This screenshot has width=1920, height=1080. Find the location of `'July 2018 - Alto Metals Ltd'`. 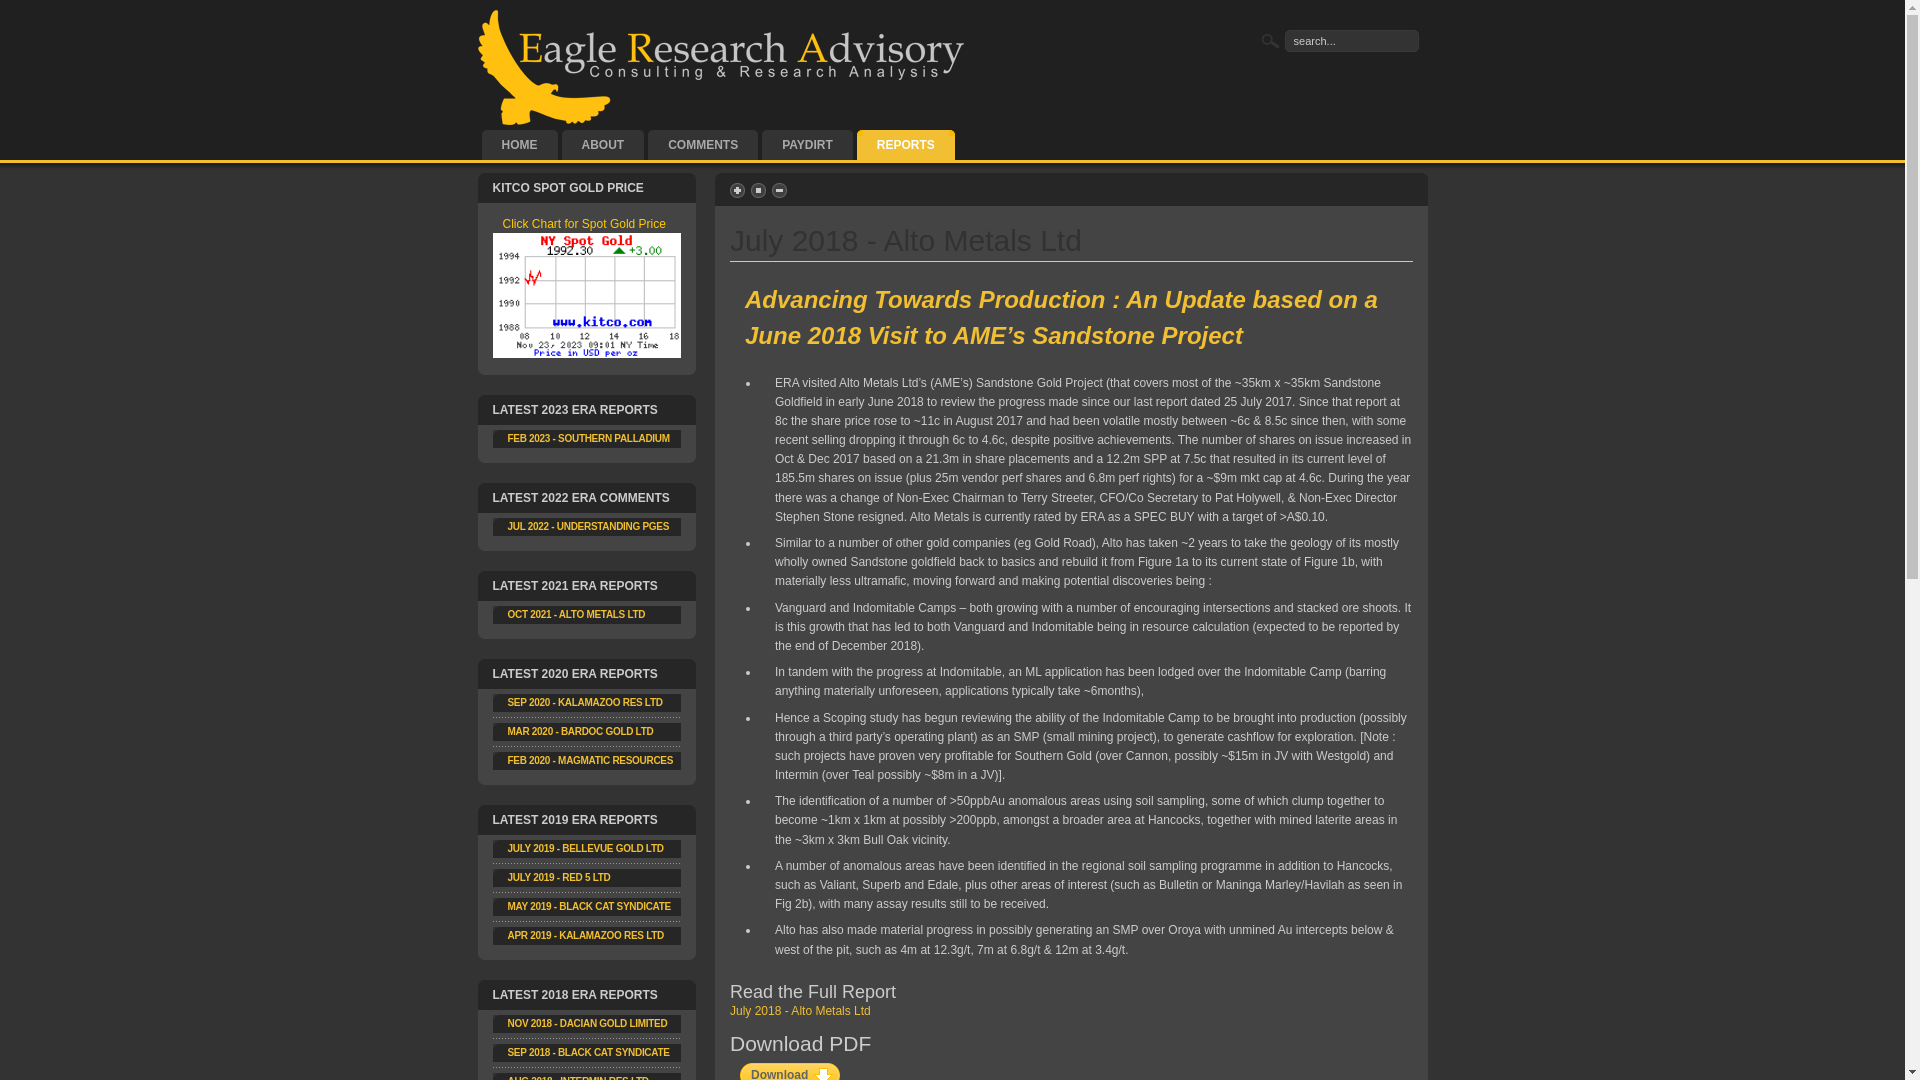

'July 2018 - Alto Metals Ltd' is located at coordinates (800, 1010).